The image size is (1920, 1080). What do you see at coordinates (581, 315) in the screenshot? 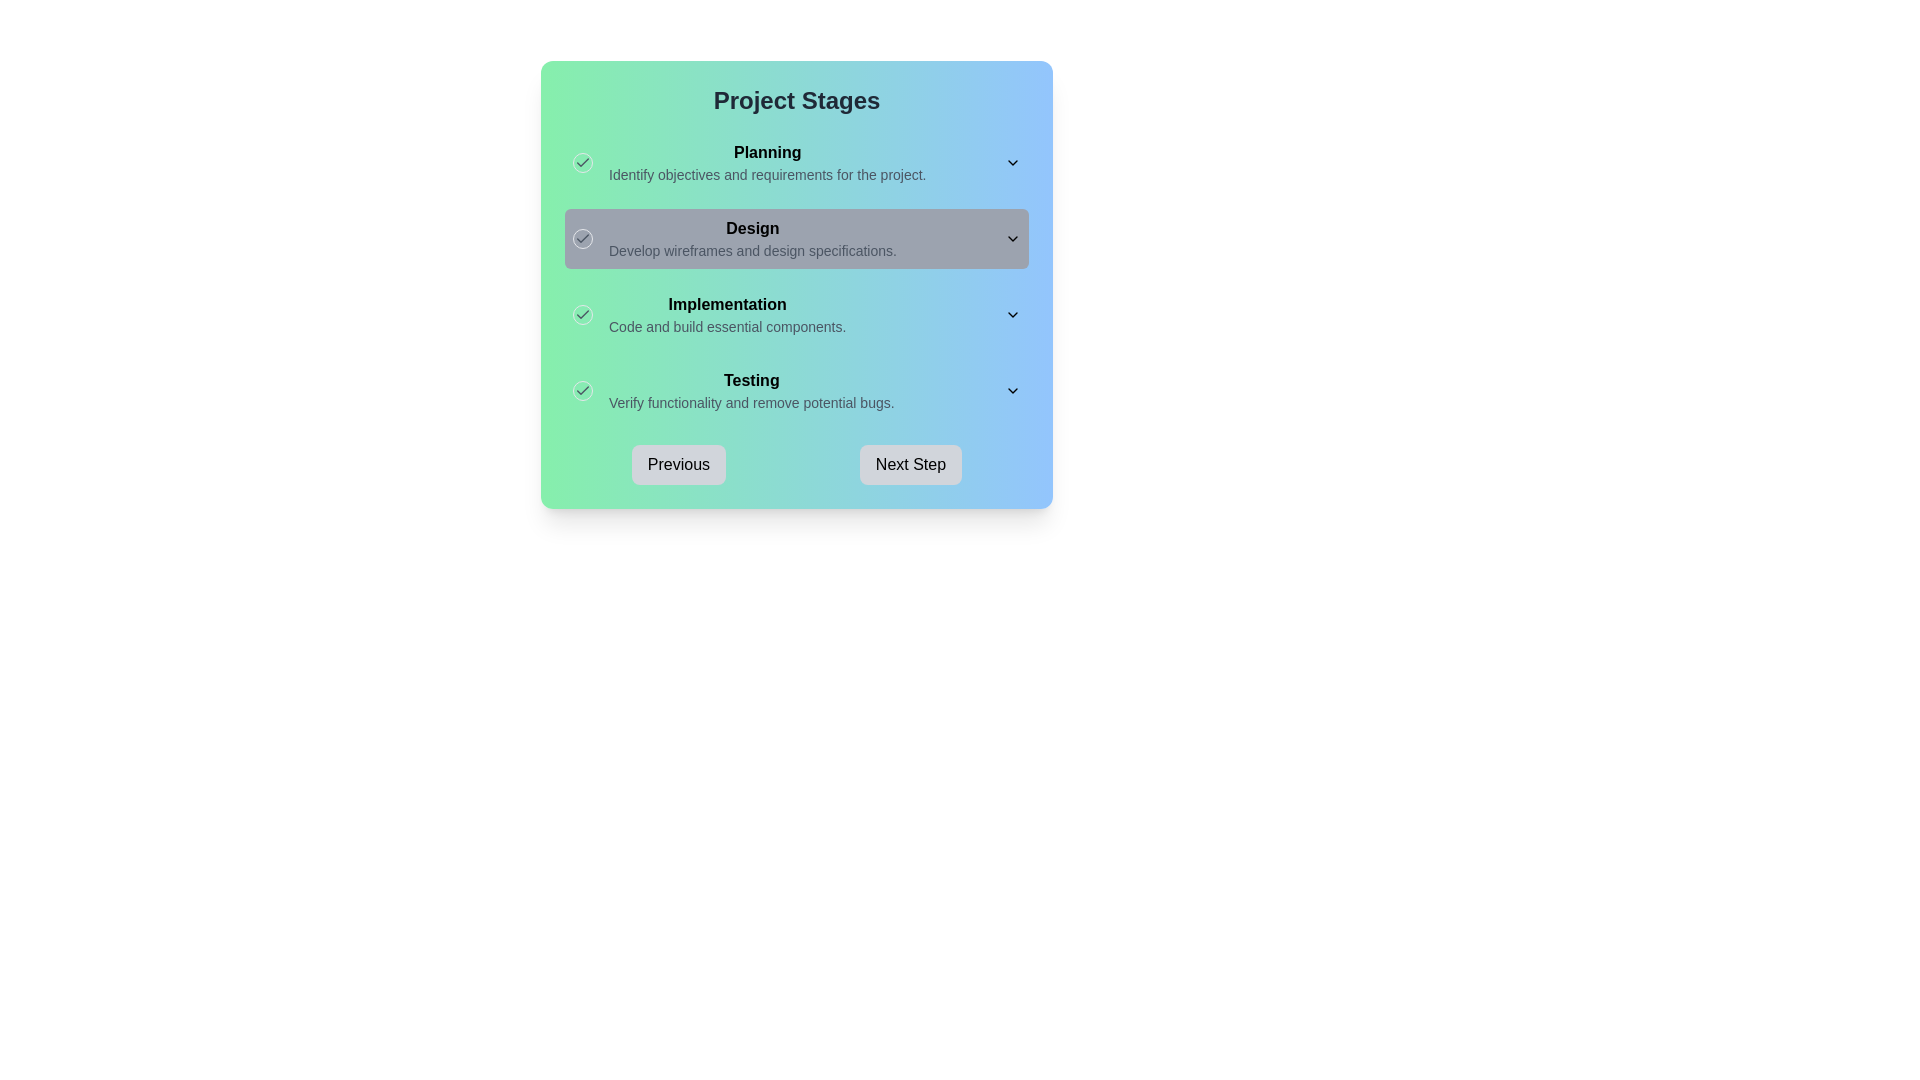
I see `the 'Implementation' stage completion icon located to the left of the text in the 'Project Stages' section` at bounding box center [581, 315].